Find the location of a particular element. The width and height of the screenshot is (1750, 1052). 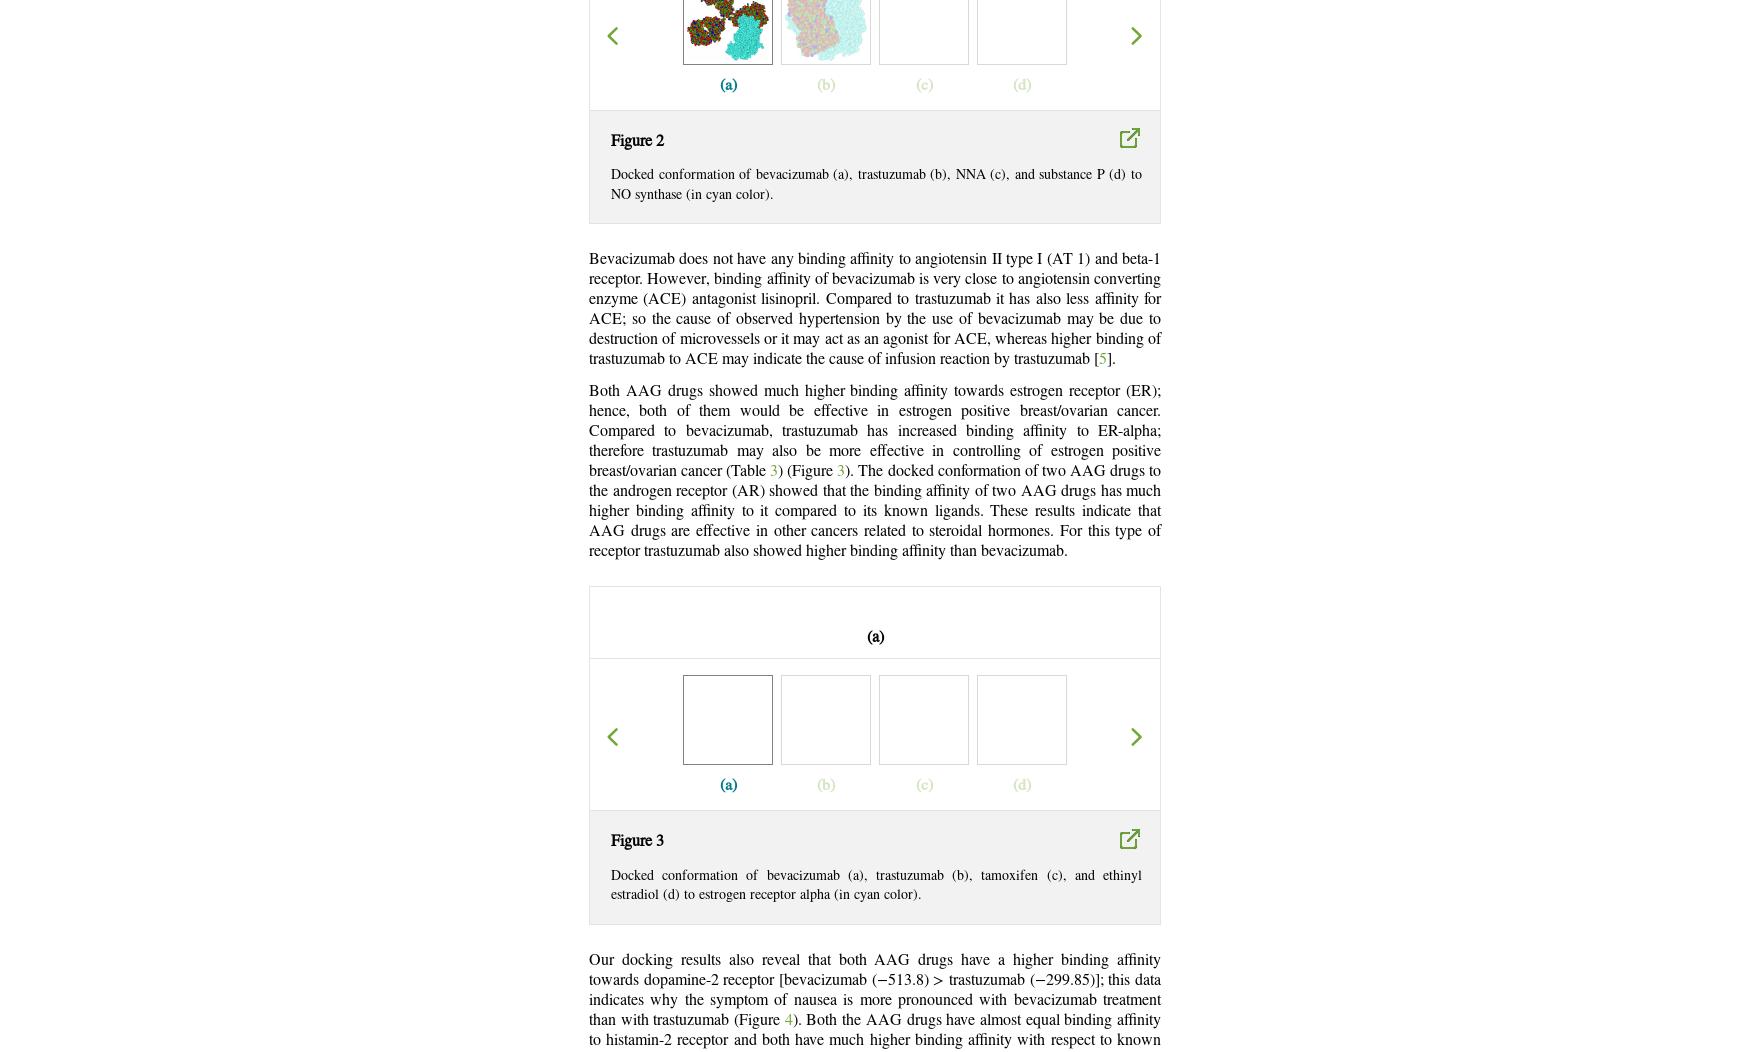

'Docked conformation of bevacizumab (a), trastuzumab (b), tamoxifen (c), and ethinyl estradiol (d) to estrogen receptor alpha (in cyan color).' is located at coordinates (875, 885).